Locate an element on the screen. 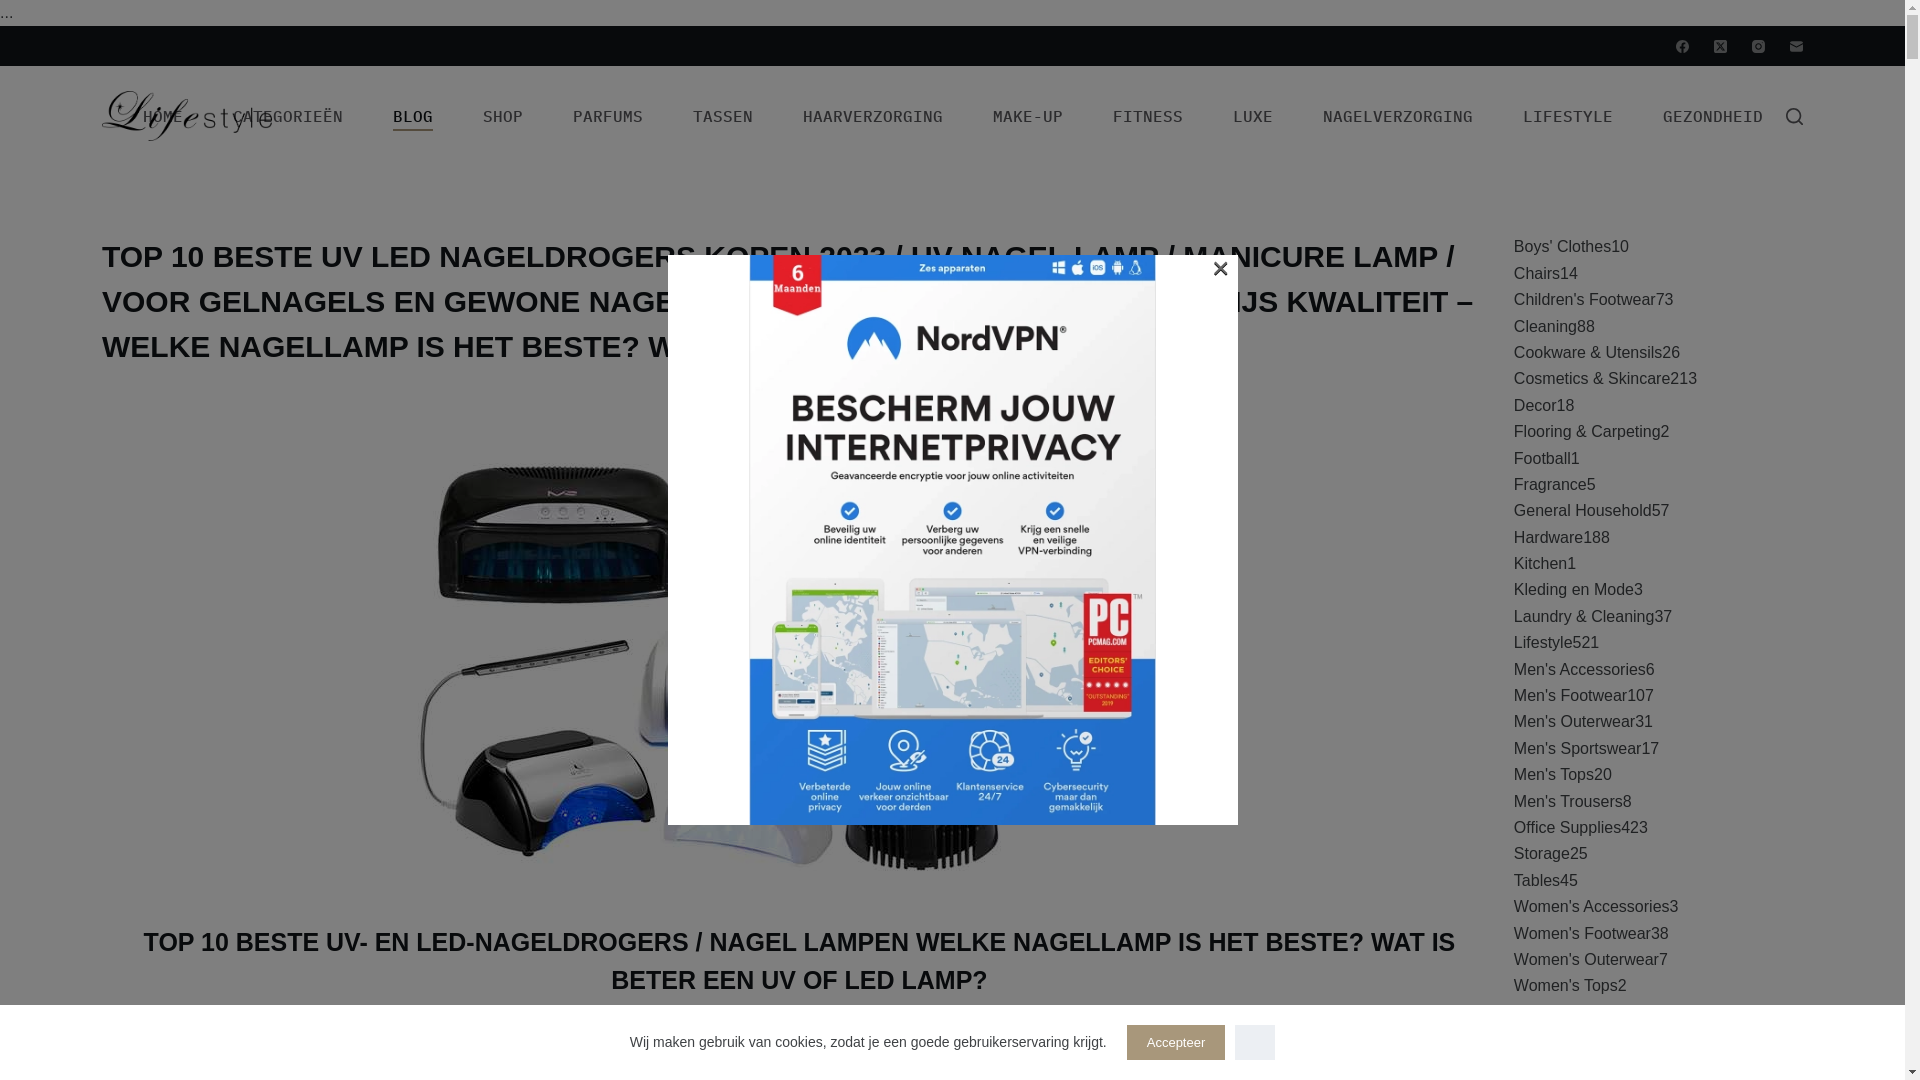 Image resolution: width=1920 pixels, height=1080 pixels. 'Women's Outerwear' is located at coordinates (1585, 958).